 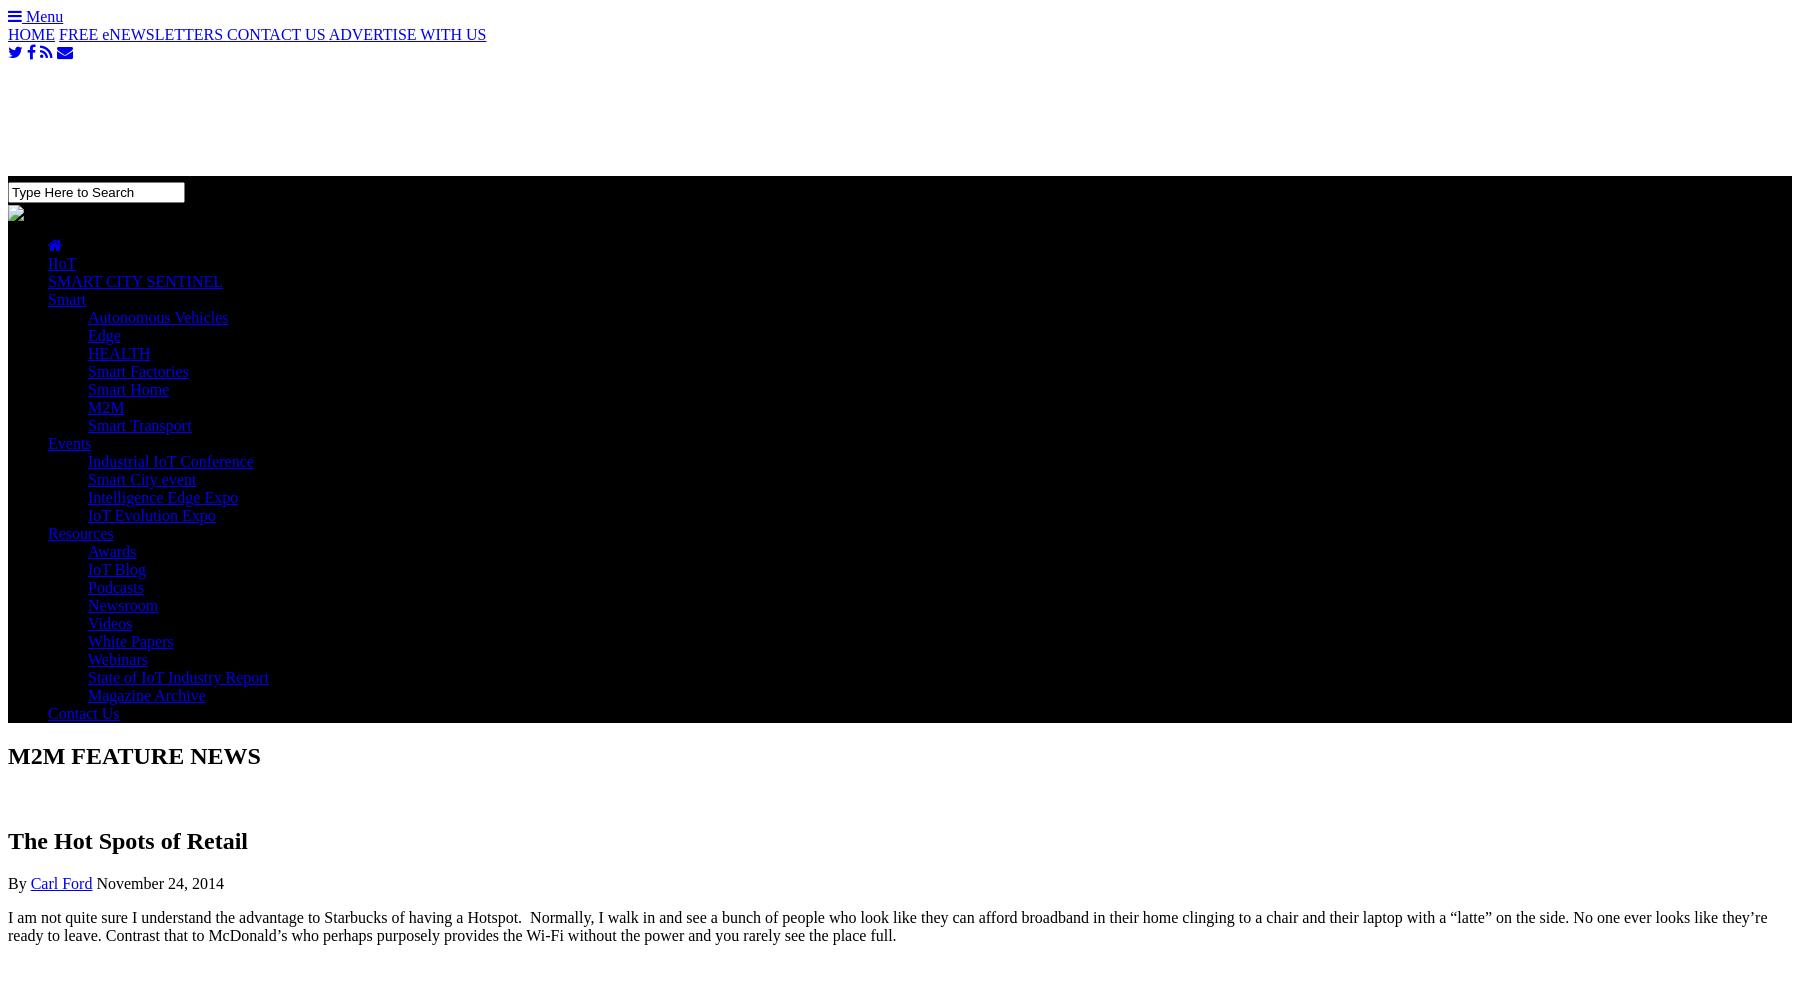 What do you see at coordinates (887, 924) in the screenshot?
I see `'I am not quite sure I understand the advantage to Starbucks of having a Hotspot.  Normally, I walk in and see a bunch of people who look like they can afford broadband in their home clinging to a chair and their laptop with a “latte” on the side. No one ever looks like they’re ready to leave. Contrast that to McDonald’s who perhaps purposely provides the Wi-Fi without the power and you rarely see the place full.'` at bounding box center [887, 924].